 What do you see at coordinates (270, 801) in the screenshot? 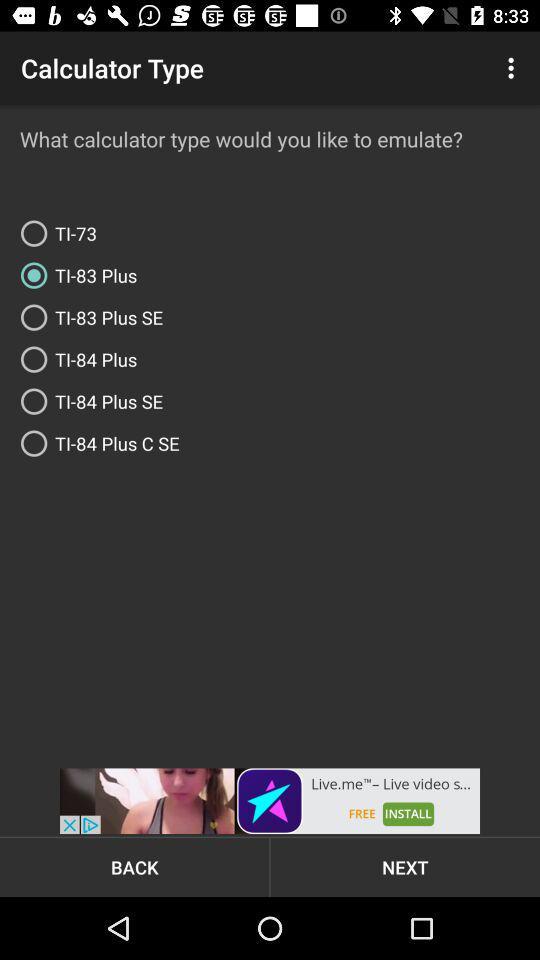
I see `irrelevant advertisement` at bounding box center [270, 801].